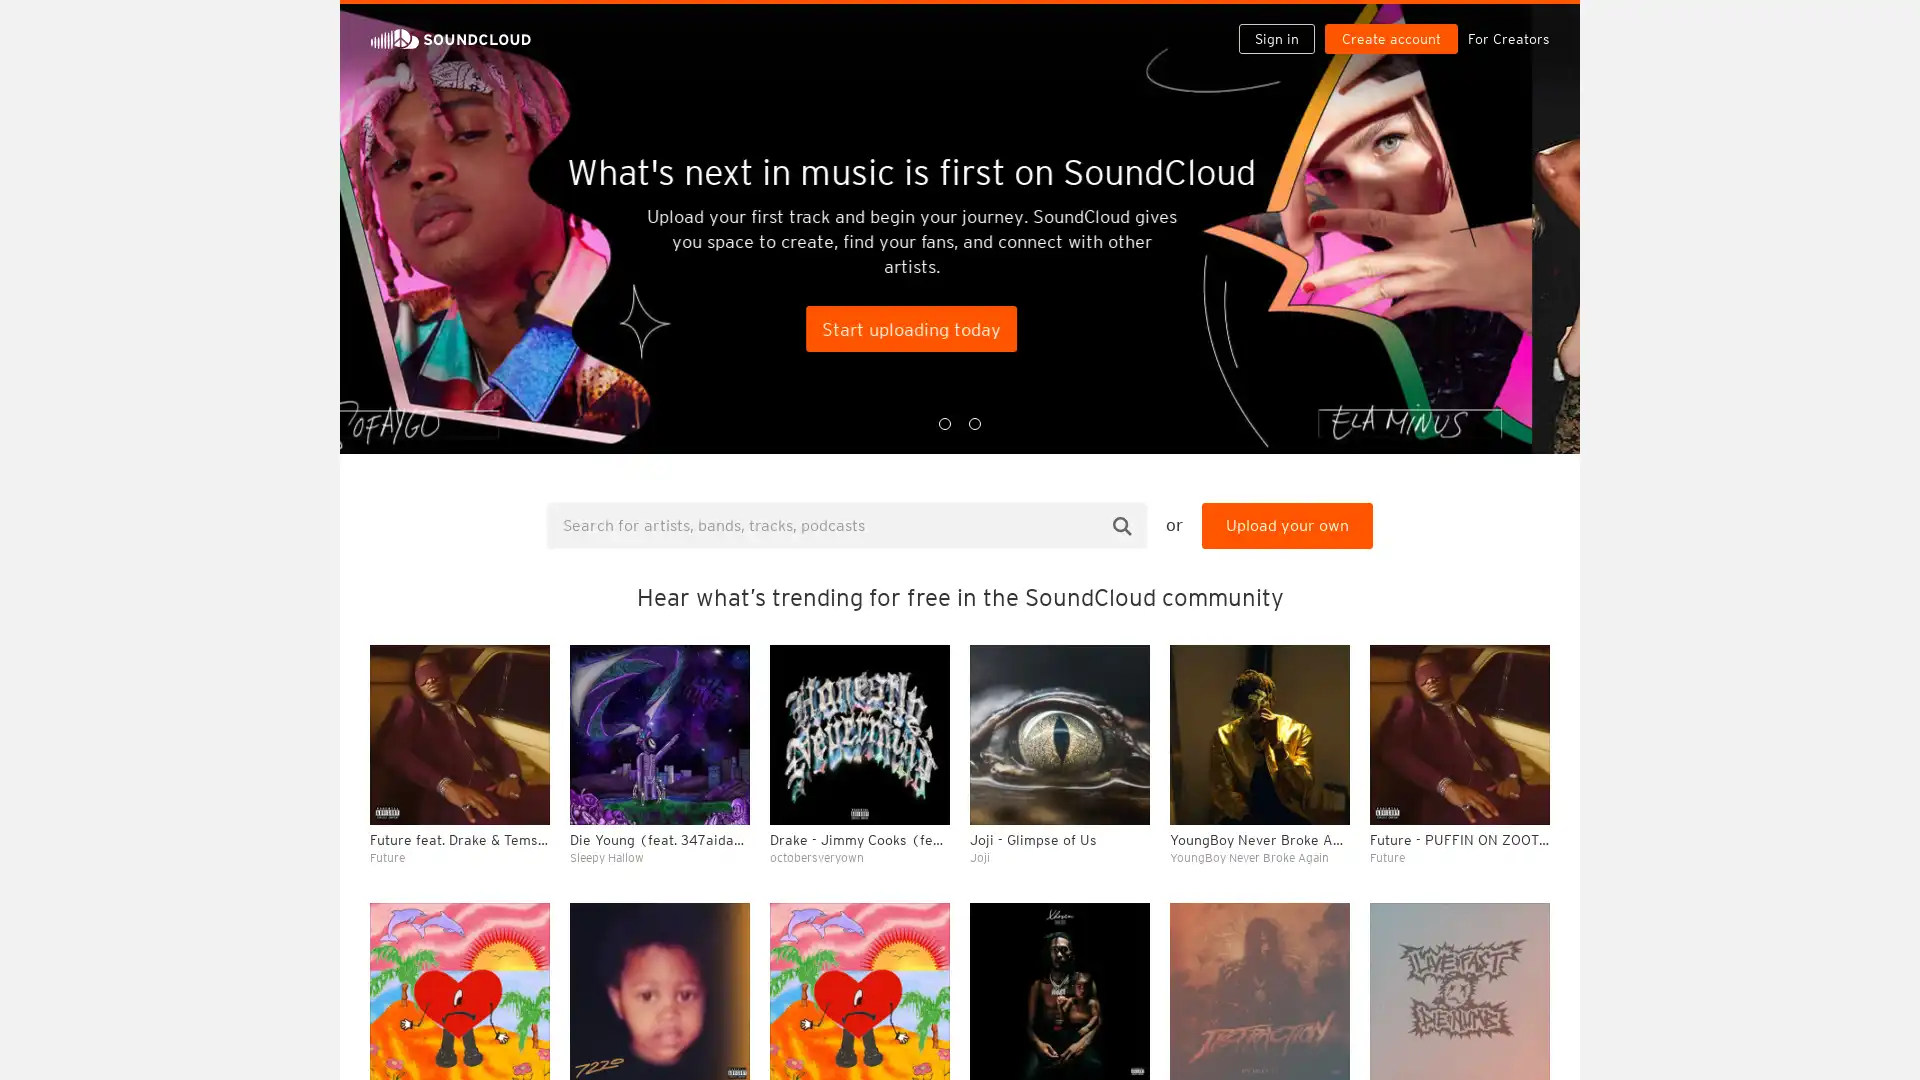 The height and width of the screenshot is (1080, 1920). I want to click on Sign in, so click(1284, 22).